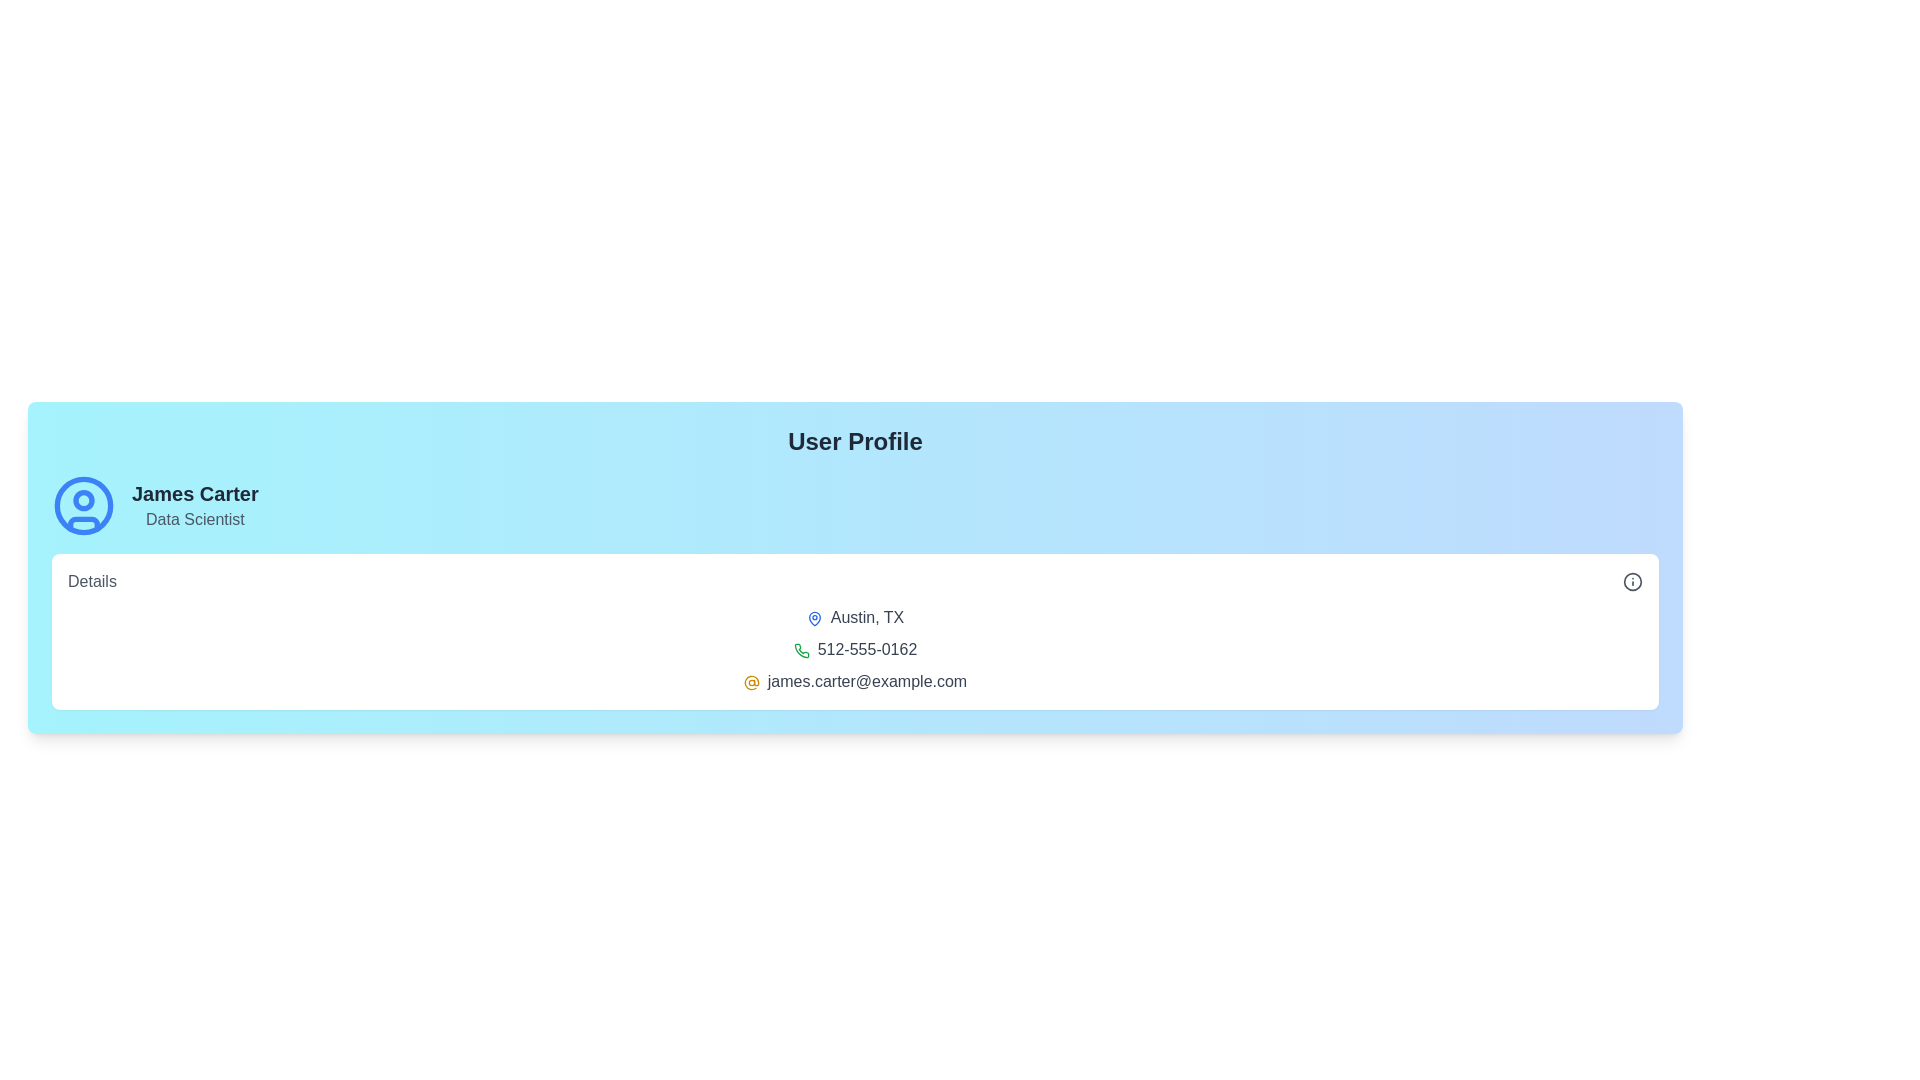 Image resolution: width=1920 pixels, height=1080 pixels. I want to click on the small circle SVG element located within the user profile icon, which is positioned at the top-left corner of the interface above the text 'James Carter - Data Scientist', so click(82, 499).